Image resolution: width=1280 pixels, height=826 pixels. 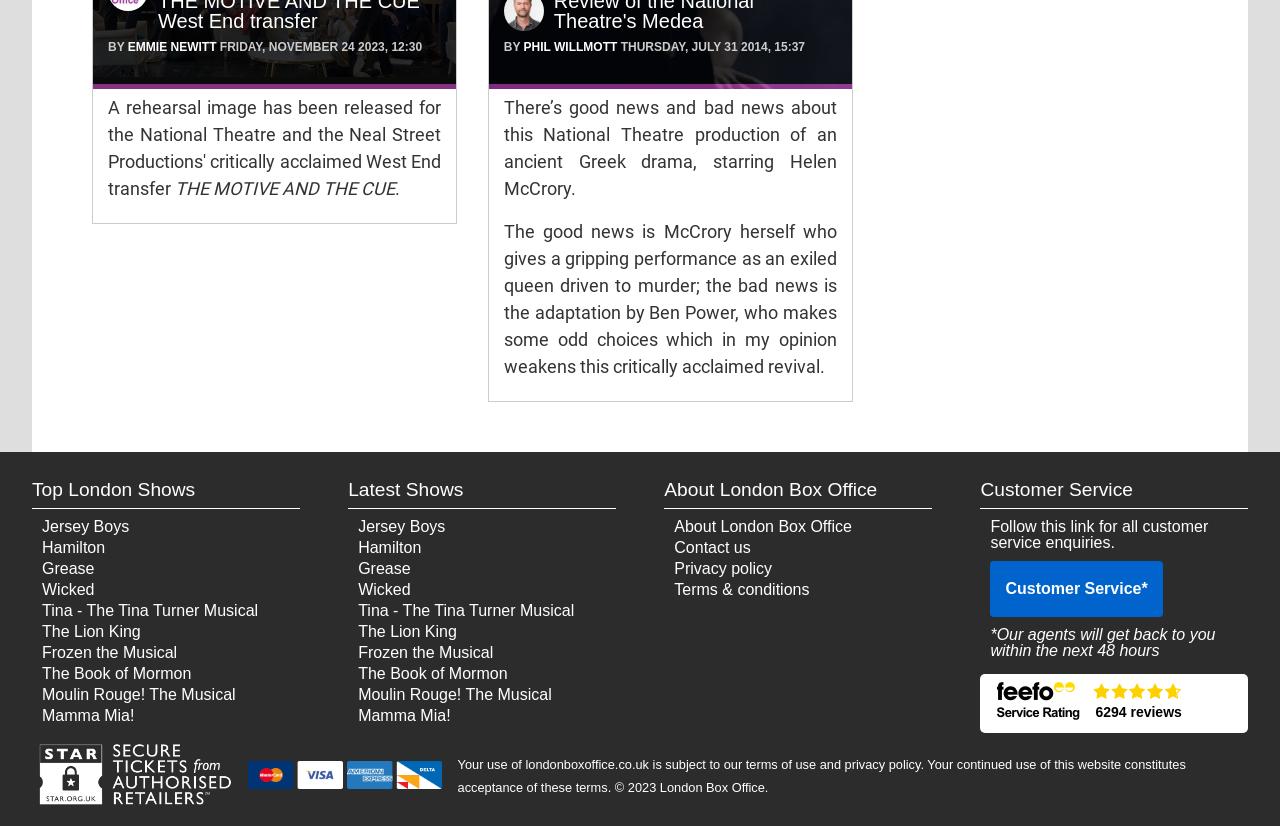 I want to click on '*Our agents will get back to you within the next 48 hours', so click(x=1101, y=641).